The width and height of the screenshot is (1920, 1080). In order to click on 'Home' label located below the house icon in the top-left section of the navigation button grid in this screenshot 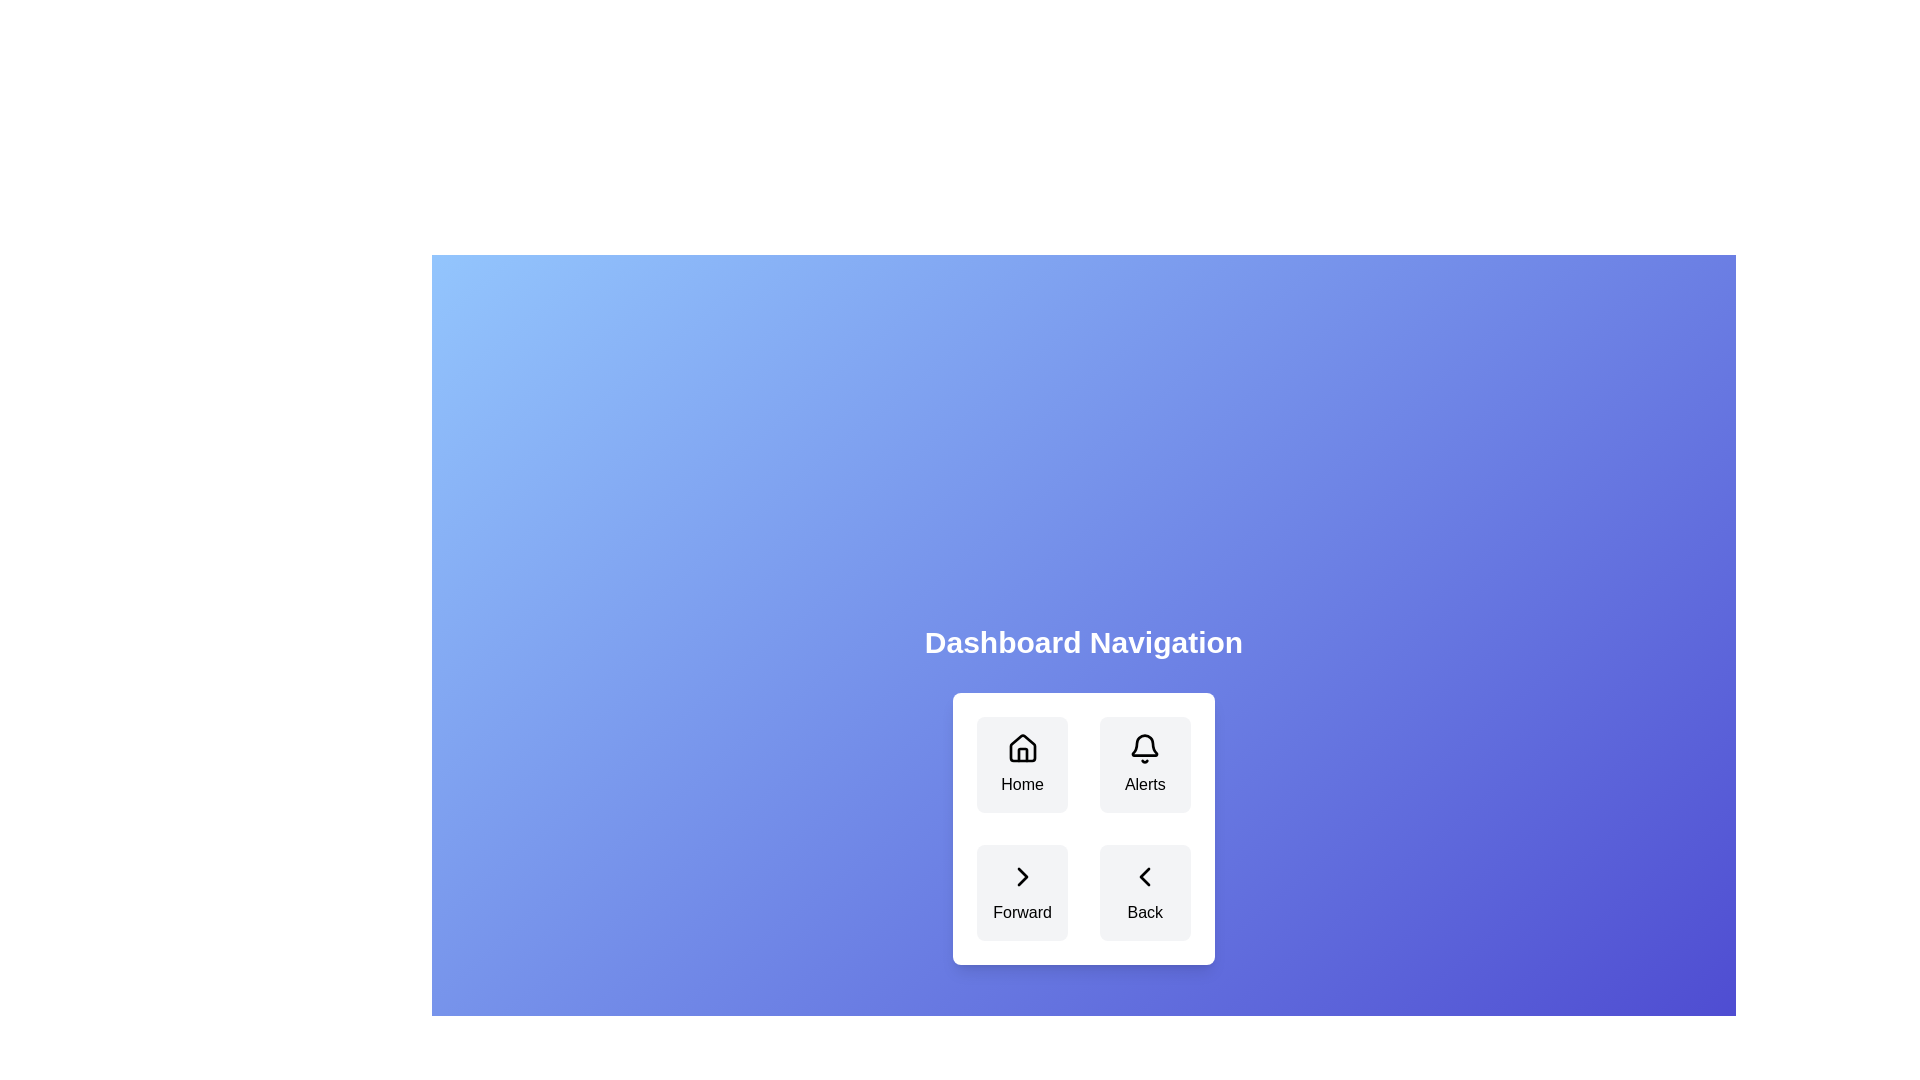, I will do `click(1022, 784)`.